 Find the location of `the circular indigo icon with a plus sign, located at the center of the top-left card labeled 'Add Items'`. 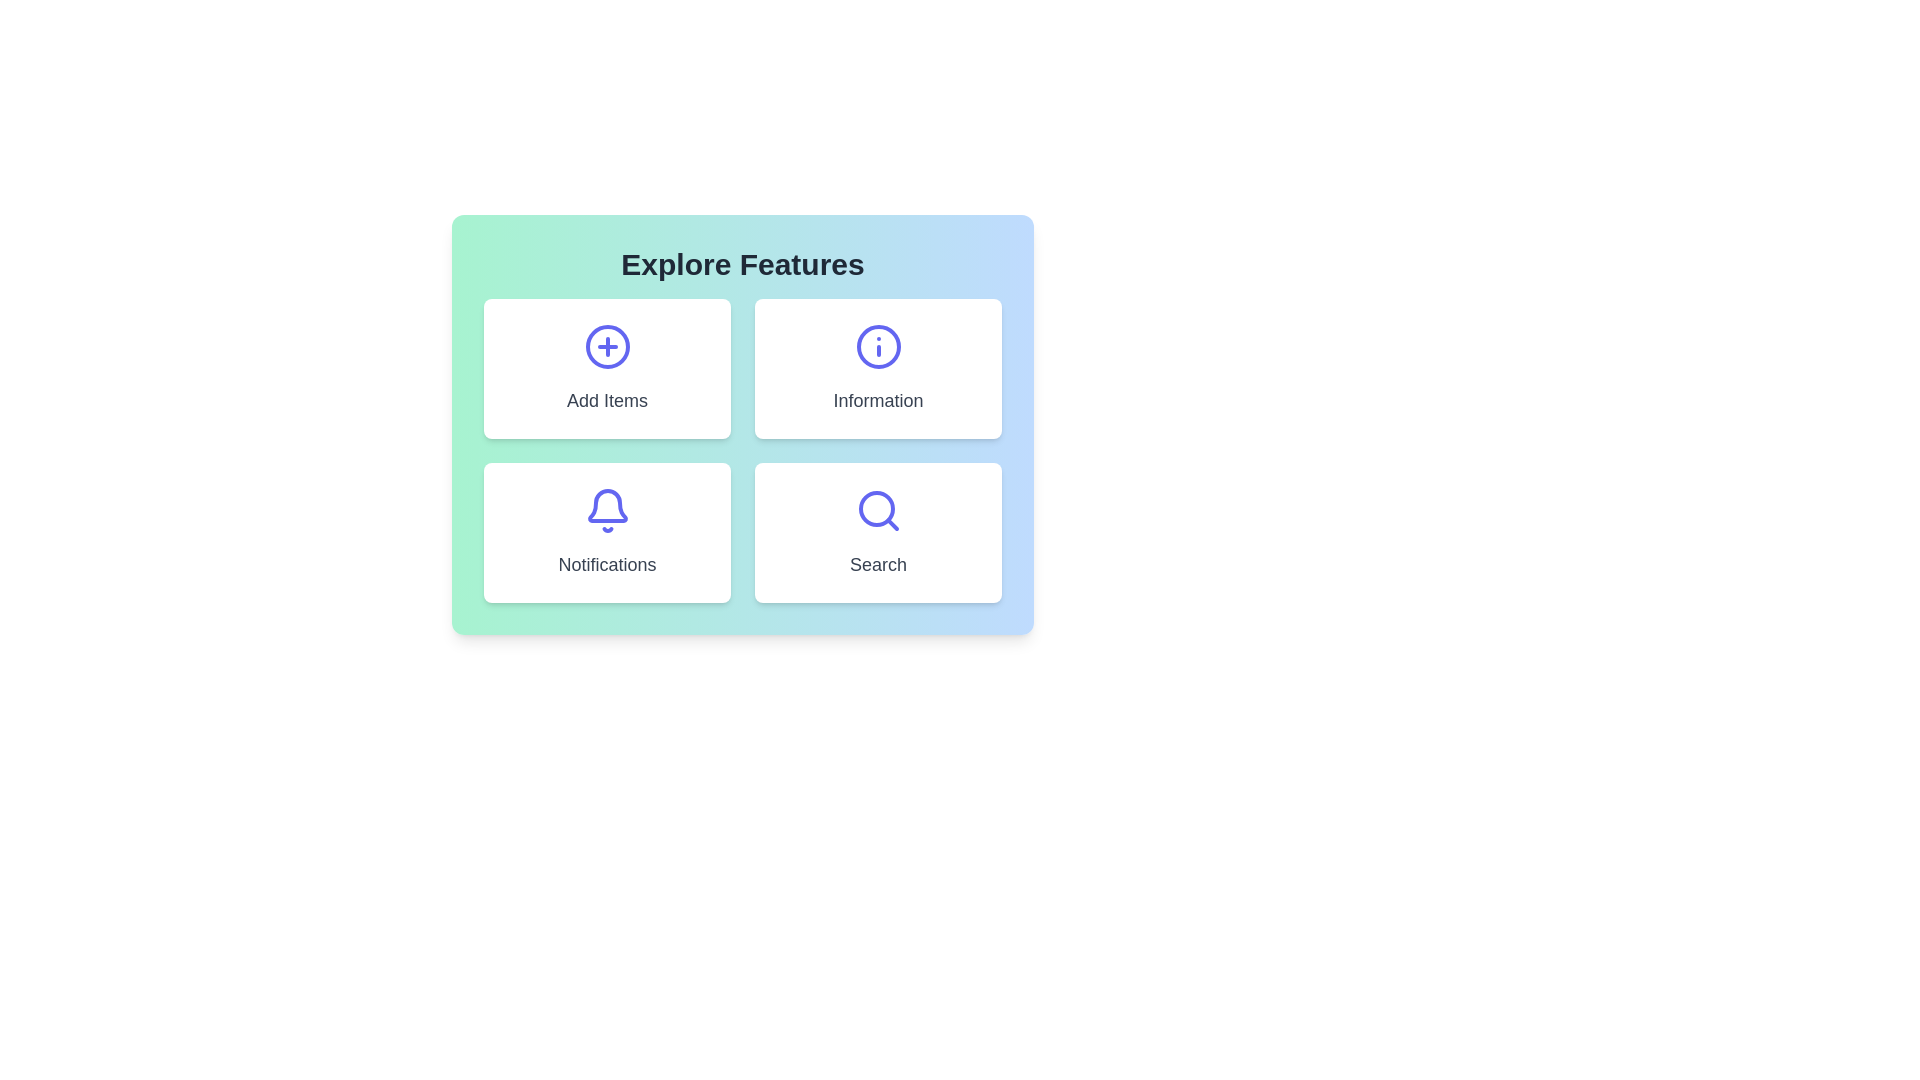

the circular indigo icon with a plus sign, located at the center of the top-left card labeled 'Add Items' is located at coordinates (606, 346).